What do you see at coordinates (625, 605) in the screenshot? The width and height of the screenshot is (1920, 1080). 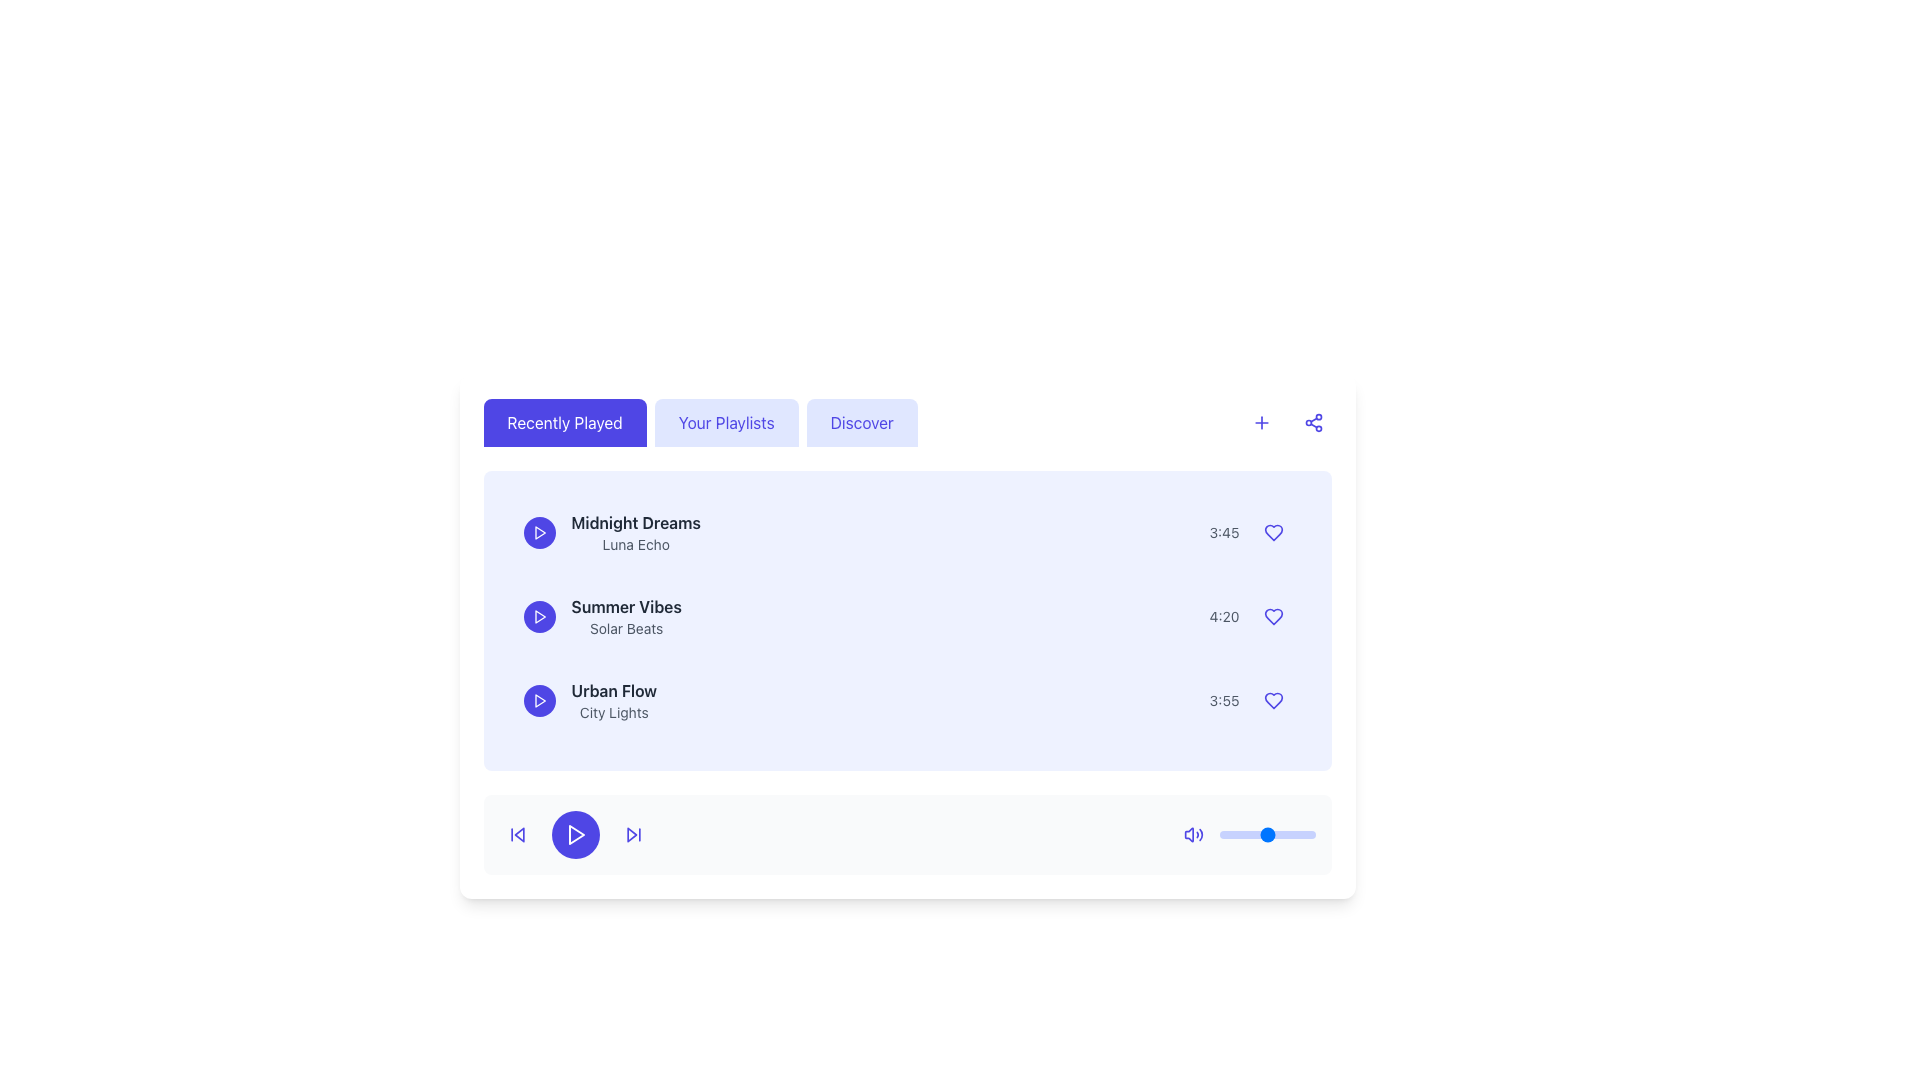 I see `the Text Label that serves as the title for the second music track in the playlist, located between 'Midnight Dreams' and 'Urban Flow'` at bounding box center [625, 605].